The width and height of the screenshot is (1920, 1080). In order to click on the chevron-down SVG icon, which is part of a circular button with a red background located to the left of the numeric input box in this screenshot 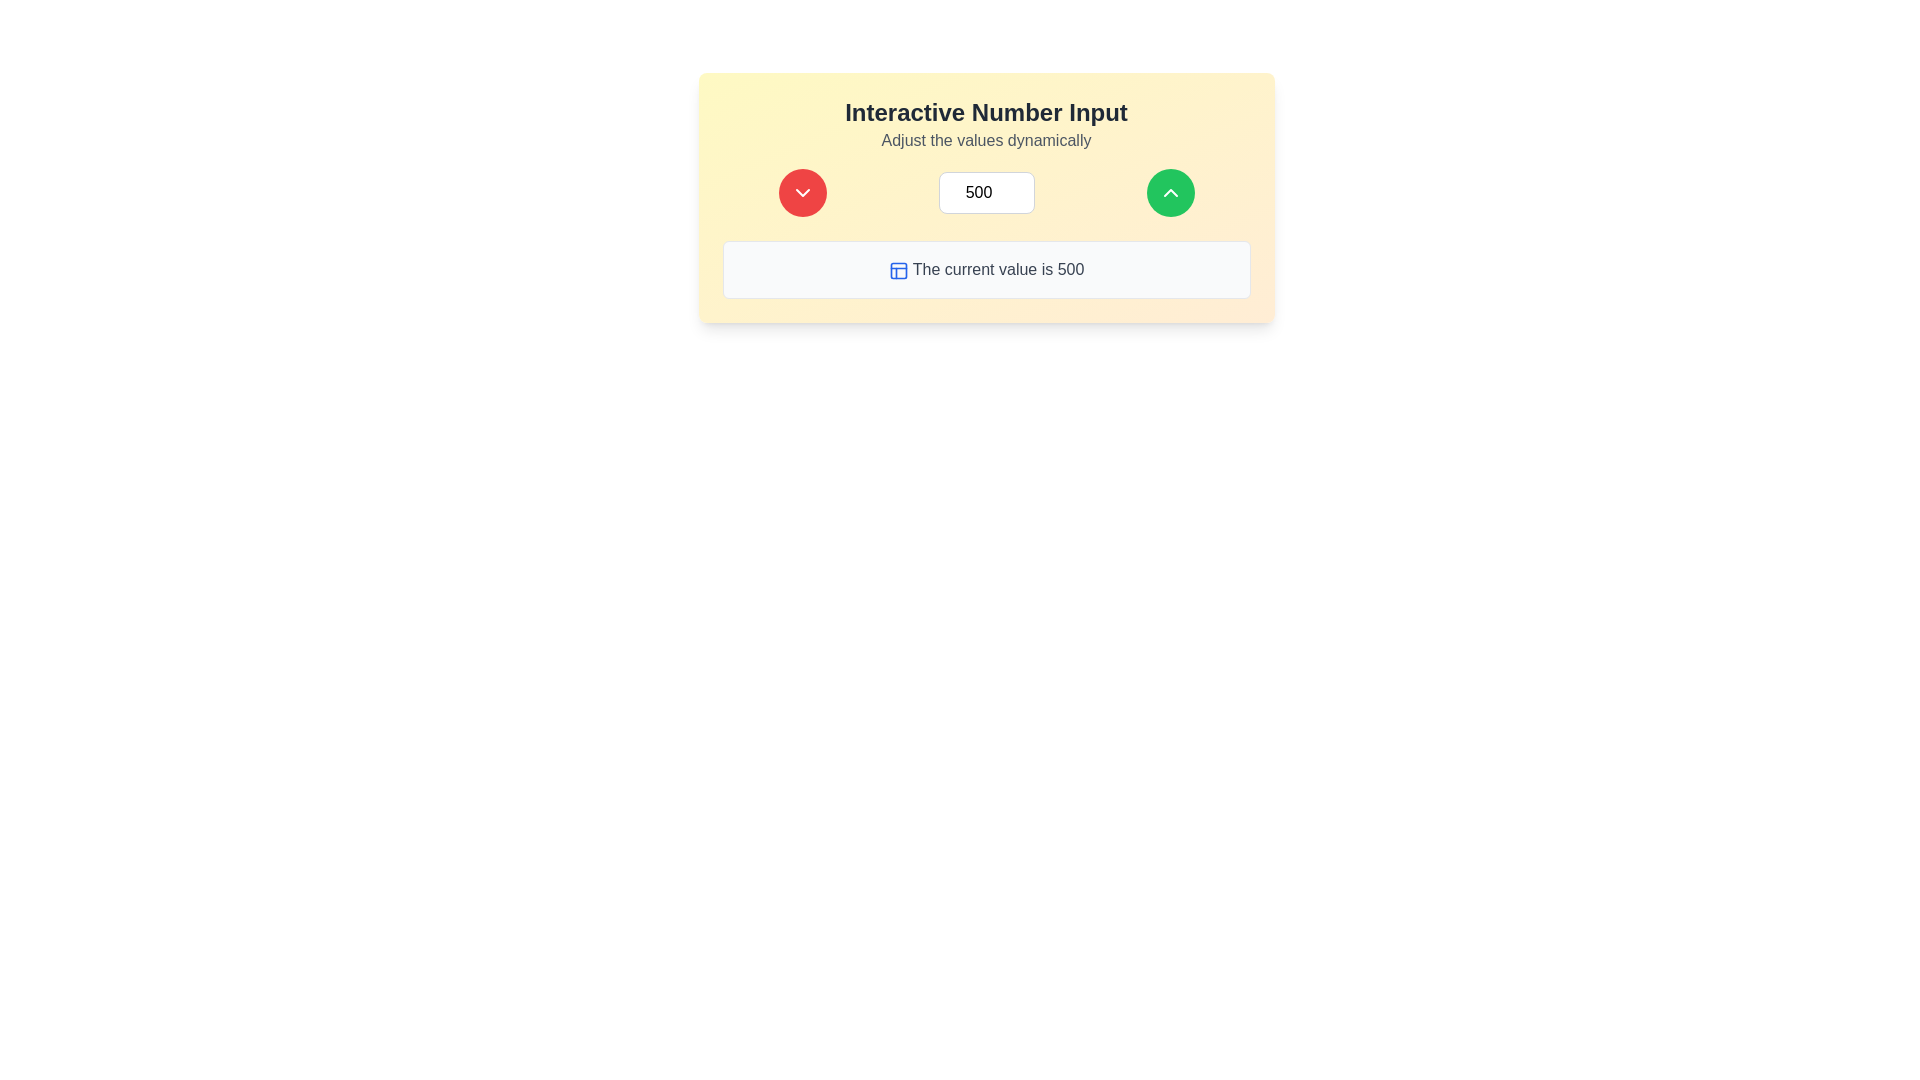, I will do `click(802, 192)`.